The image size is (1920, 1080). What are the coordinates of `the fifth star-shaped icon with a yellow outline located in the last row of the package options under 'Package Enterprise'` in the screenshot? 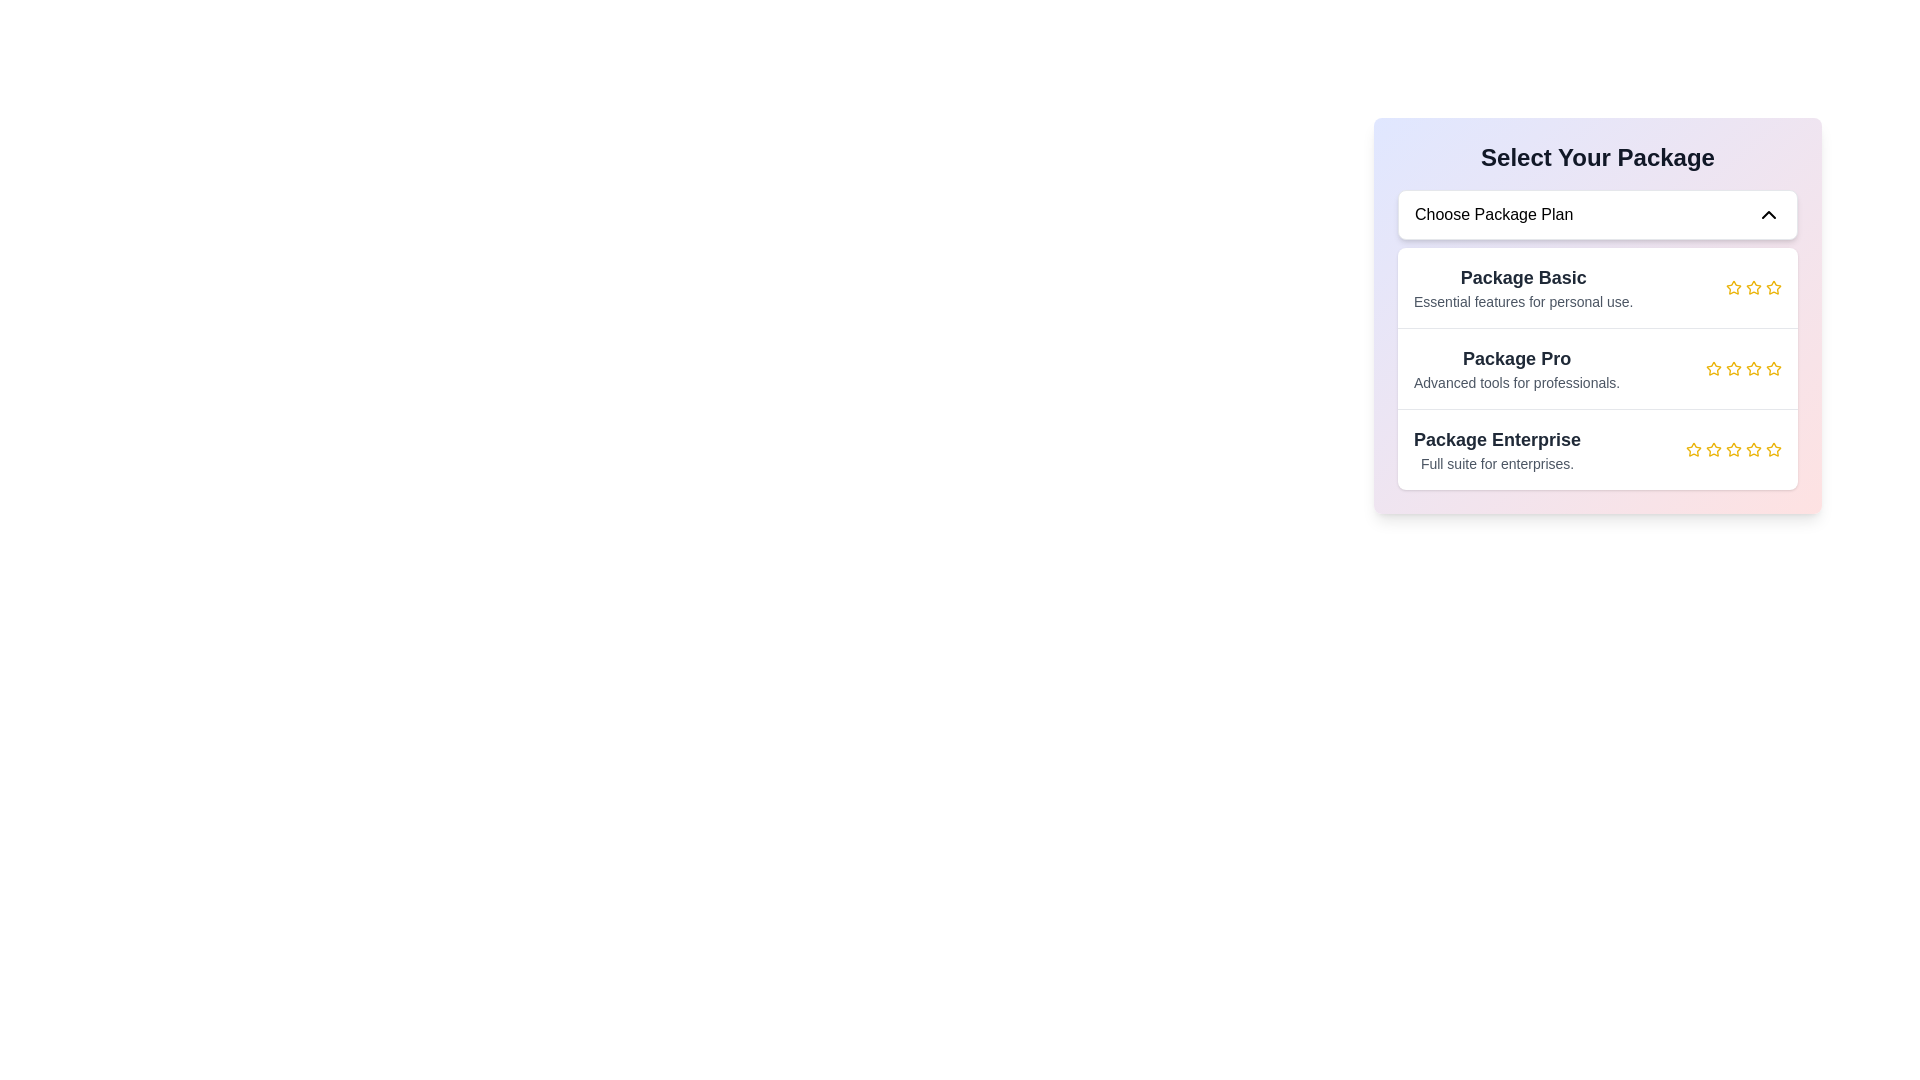 It's located at (1772, 447).